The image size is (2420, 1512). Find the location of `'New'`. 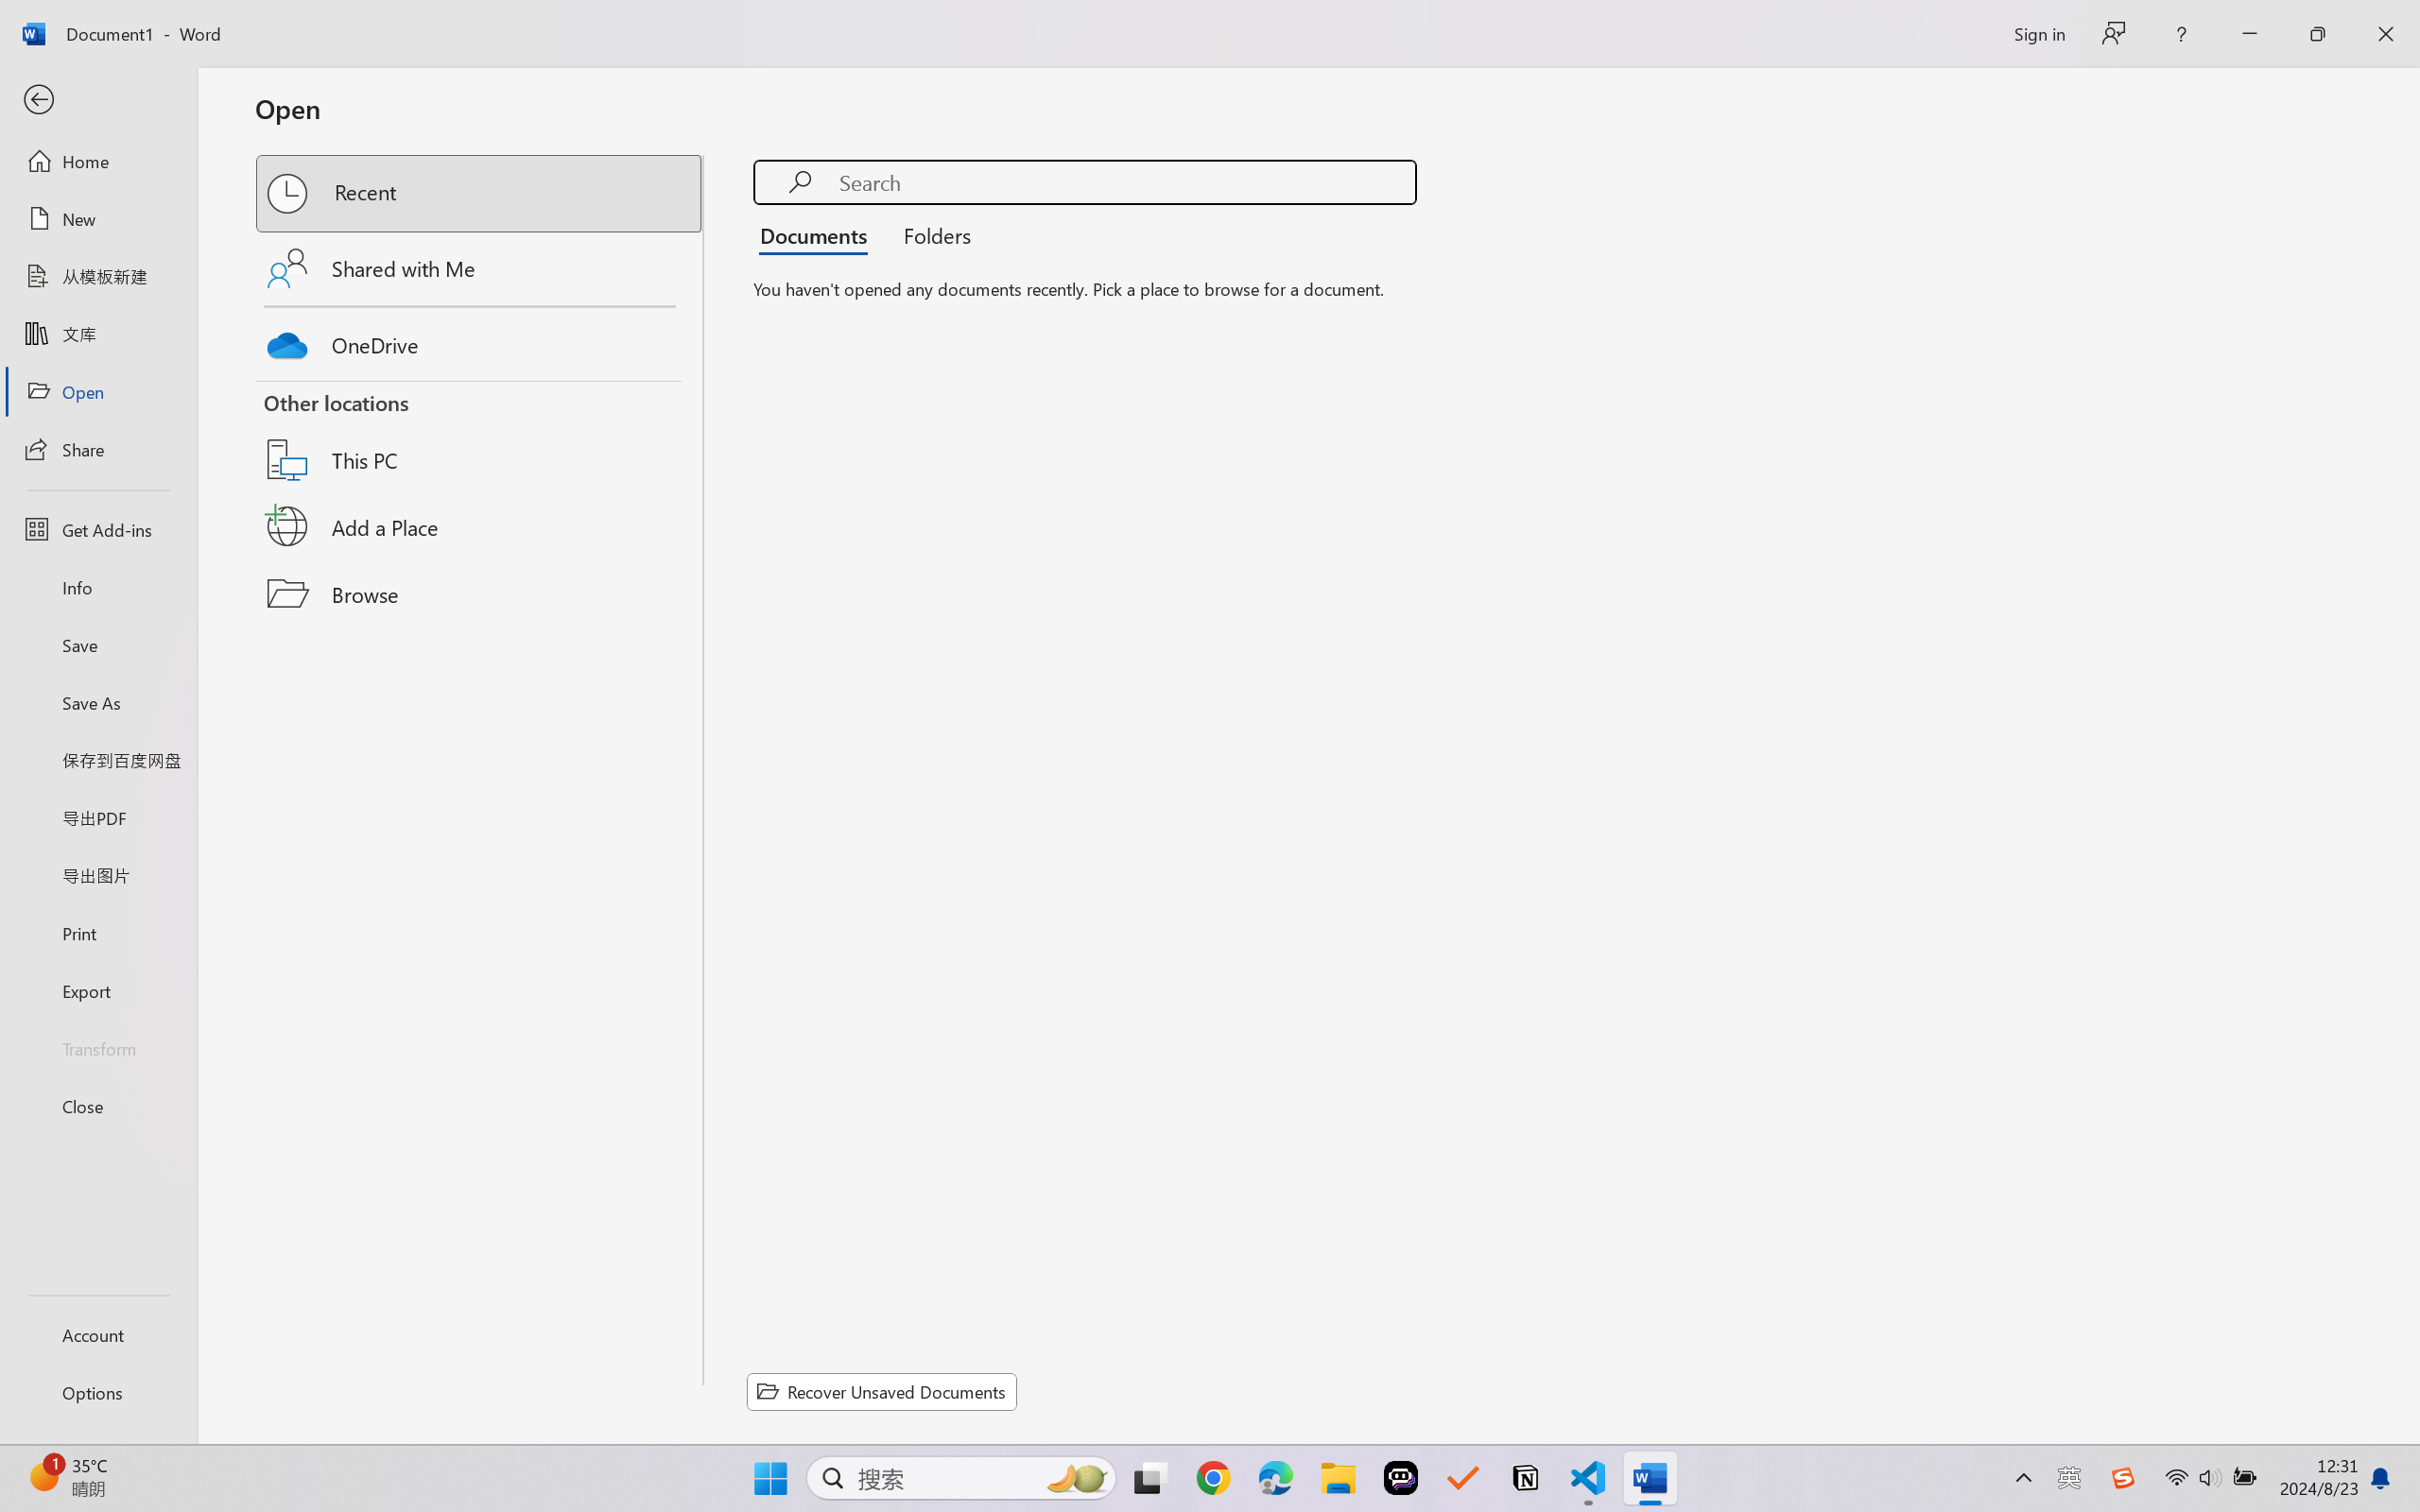

'New' is located at coordinates (97, 217).